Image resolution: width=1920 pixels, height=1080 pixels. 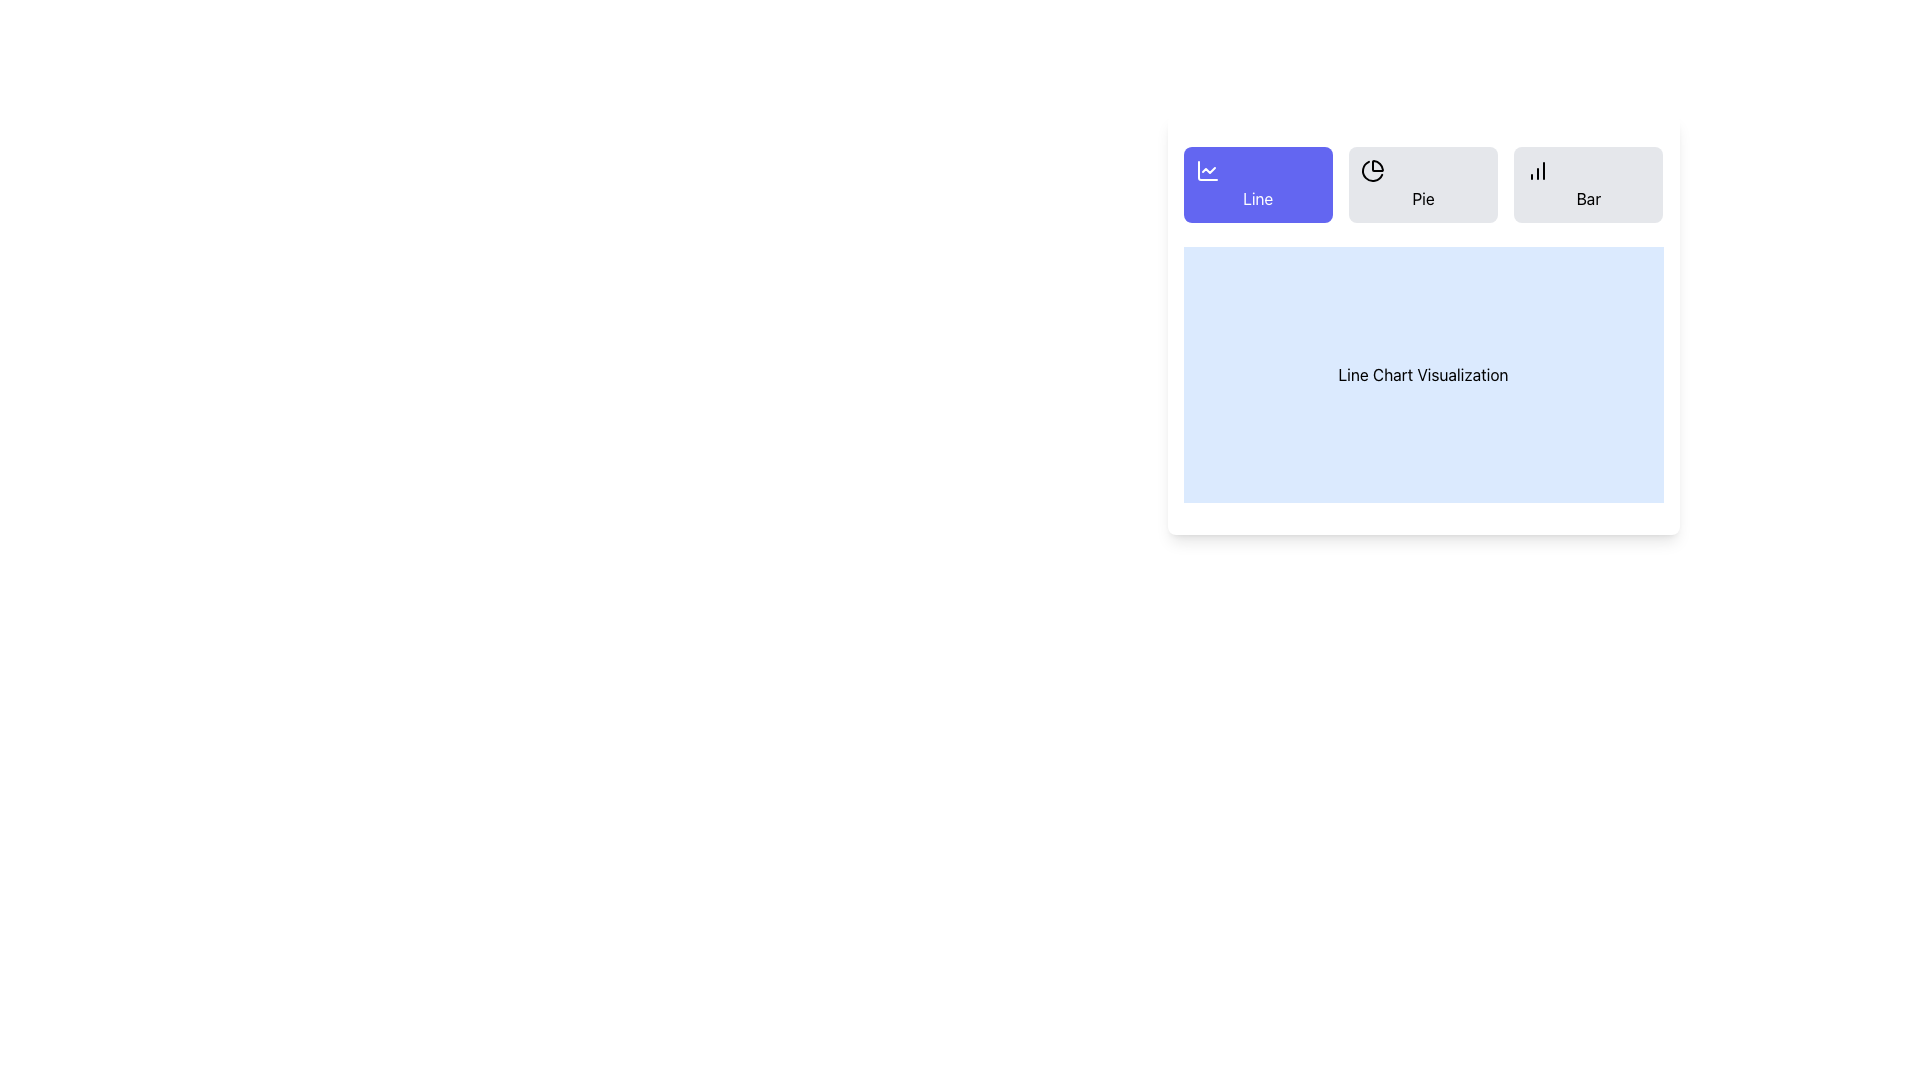 What do you see at coordinates (1587, 199) in the screenshot?
I see `'Bar Chart' Text Label located in the third entry of the horizontal menu bar at the top-right corner of the interface, below the graphical icon` at bounding box center [1587, 199].